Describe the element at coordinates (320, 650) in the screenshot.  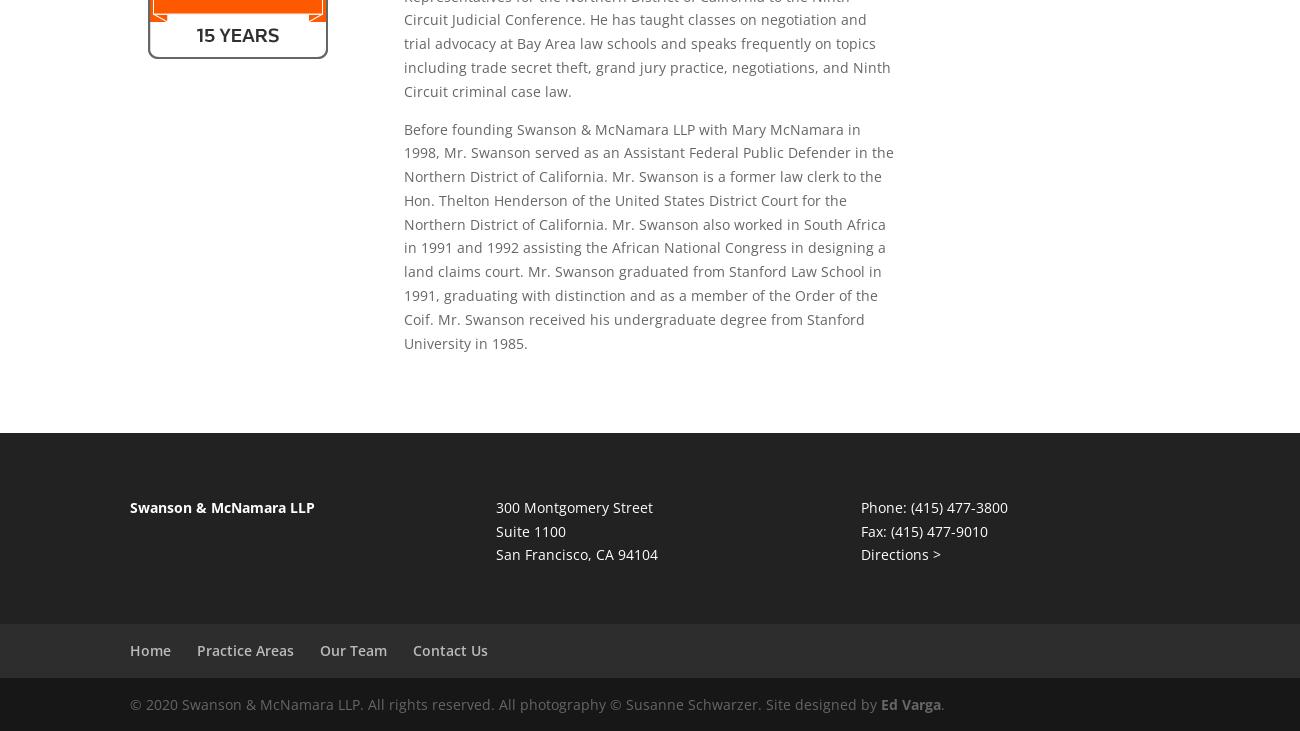
I see `'Our Team'` at that location.